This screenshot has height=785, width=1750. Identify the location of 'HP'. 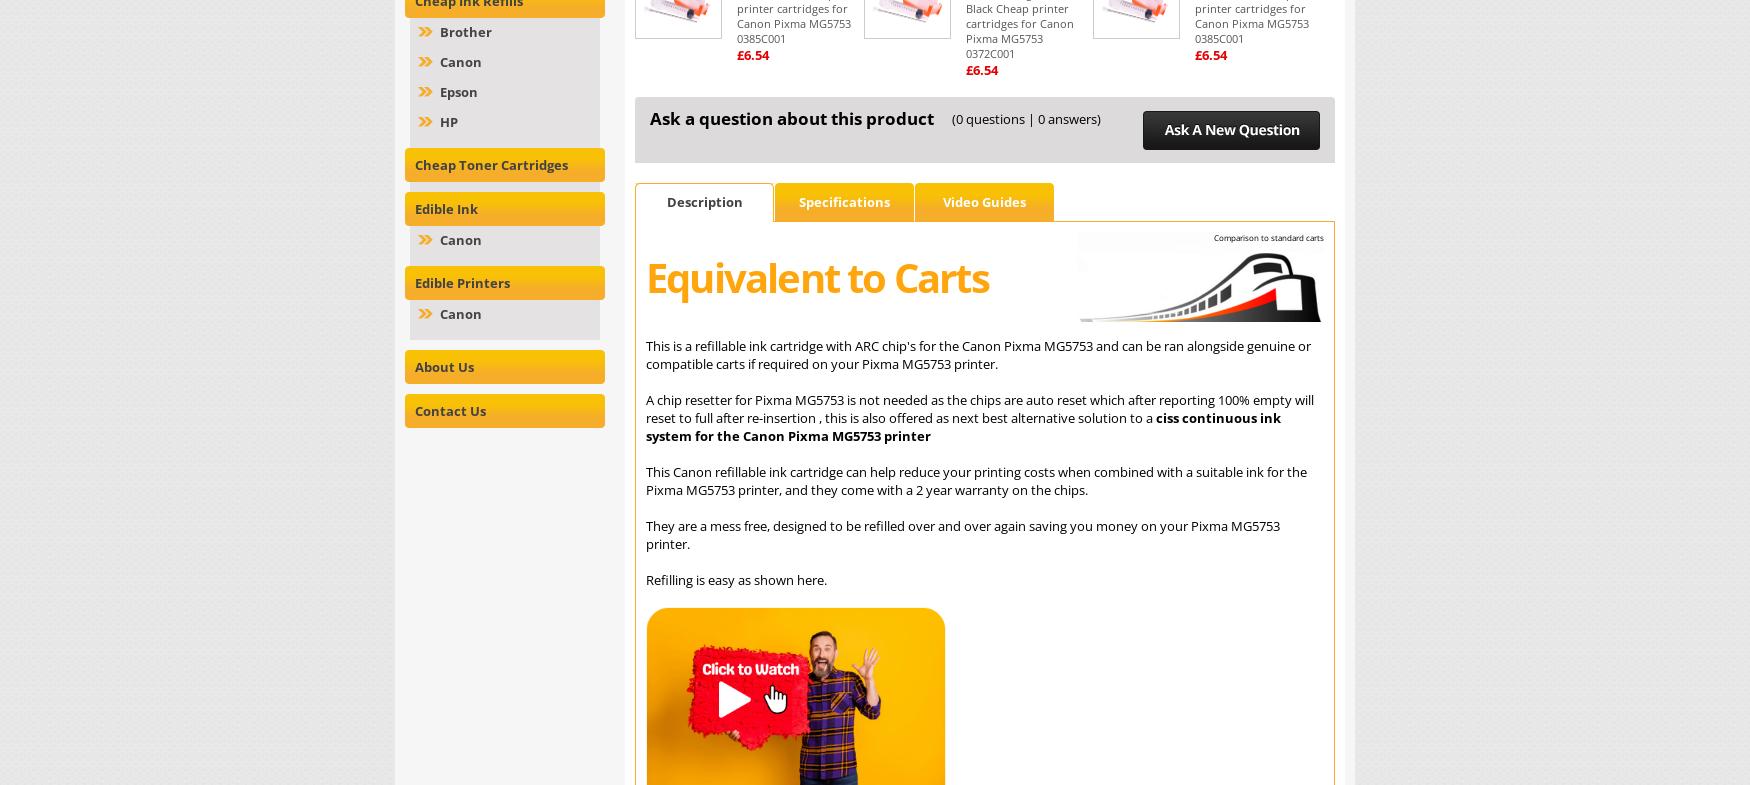
(449, 120).